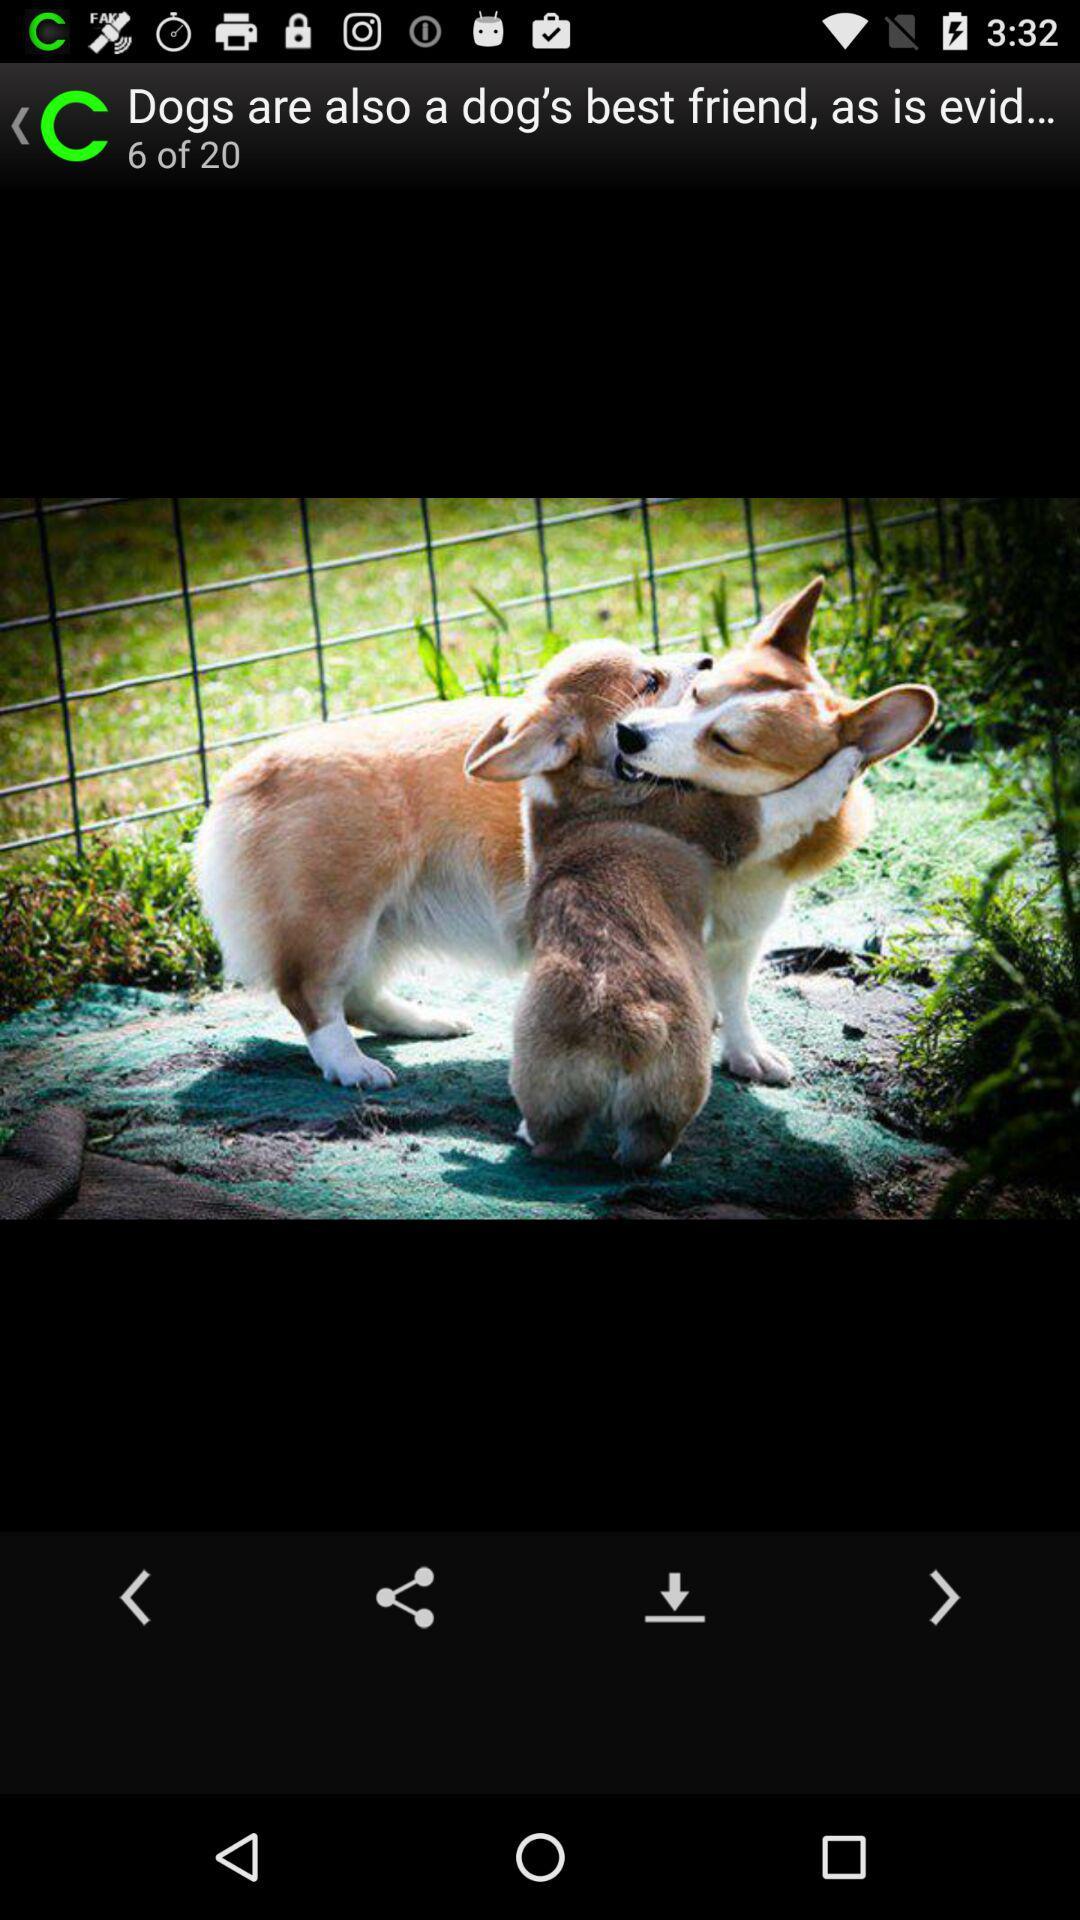 This screenshot has width=1080, height=1920. I want to click on the arrow_backward icon, so click(135, 1708).